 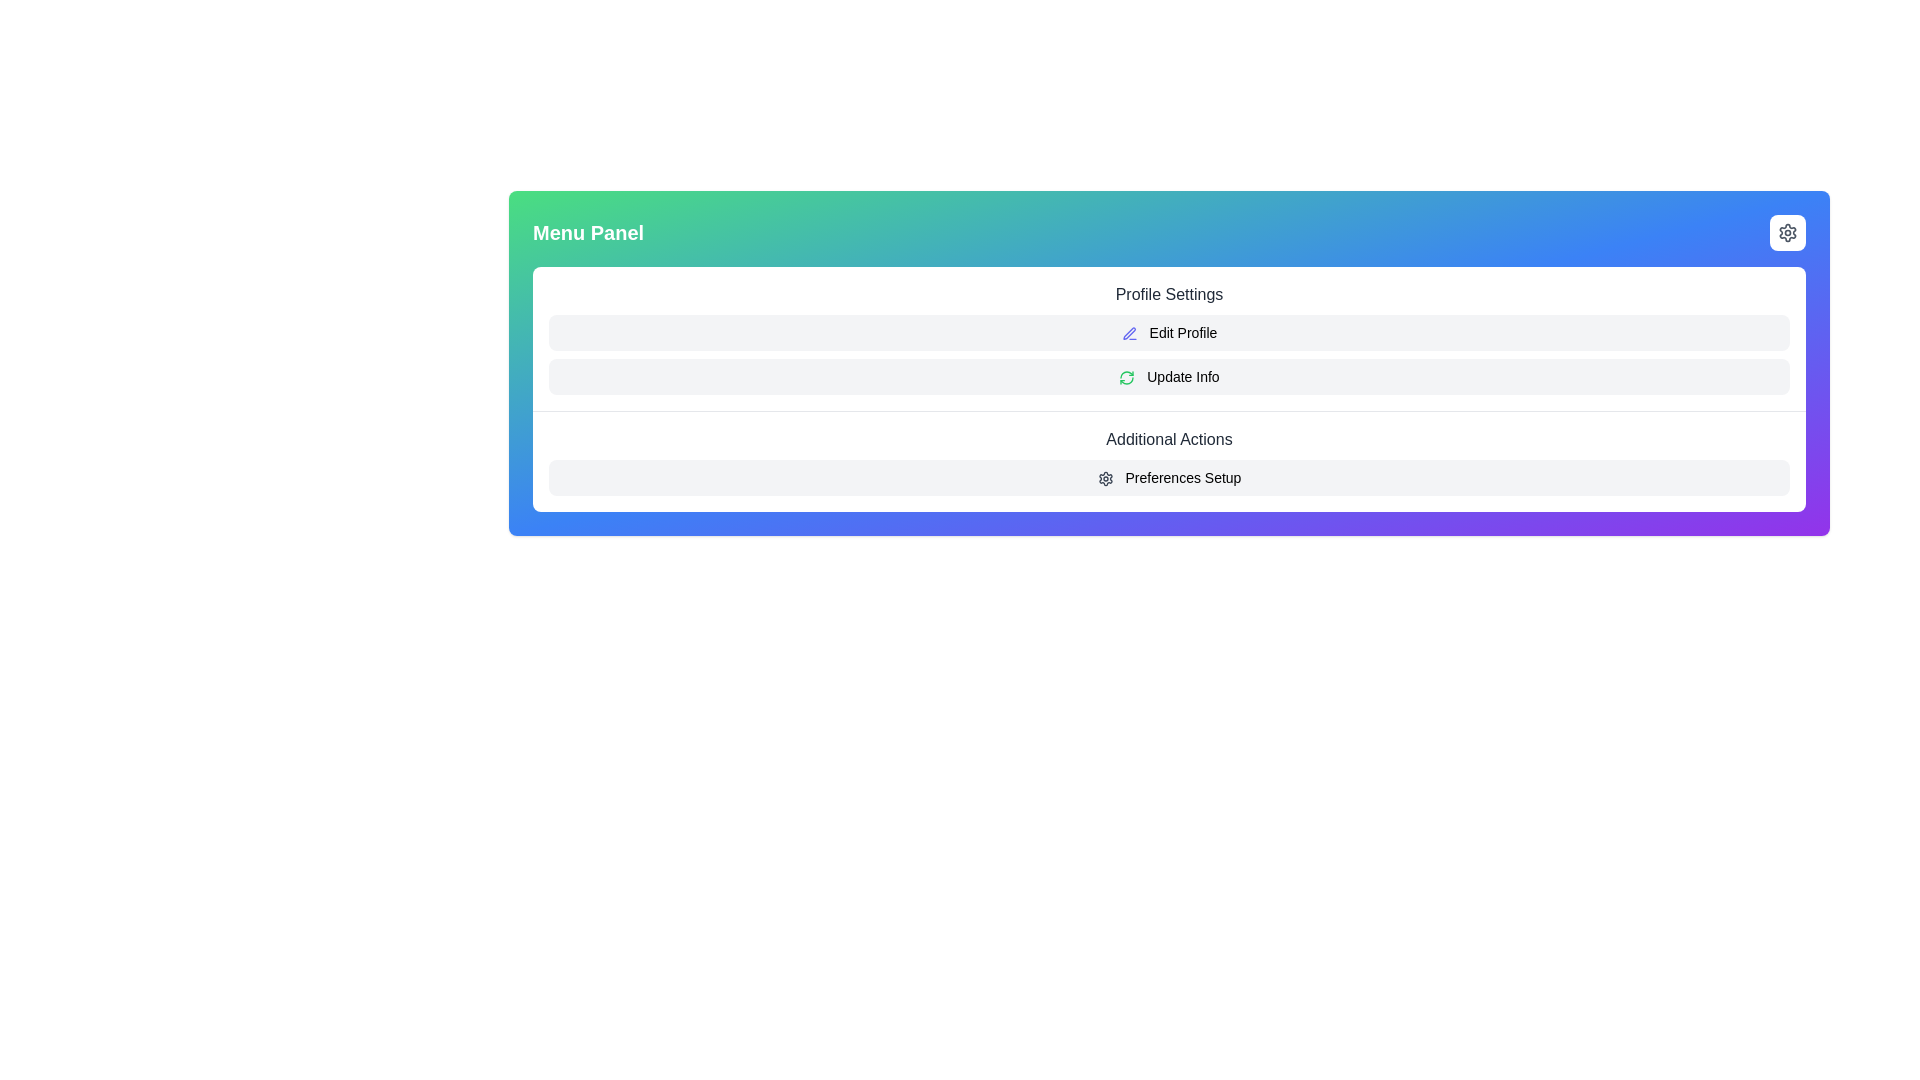 What do you see at coordinates (1127, 378) in the screenshot?
I see `the refresh icon within the 'Update Info' button in the 'Profile Settings' section of the menu panel` at bounding box center [1127, 378].